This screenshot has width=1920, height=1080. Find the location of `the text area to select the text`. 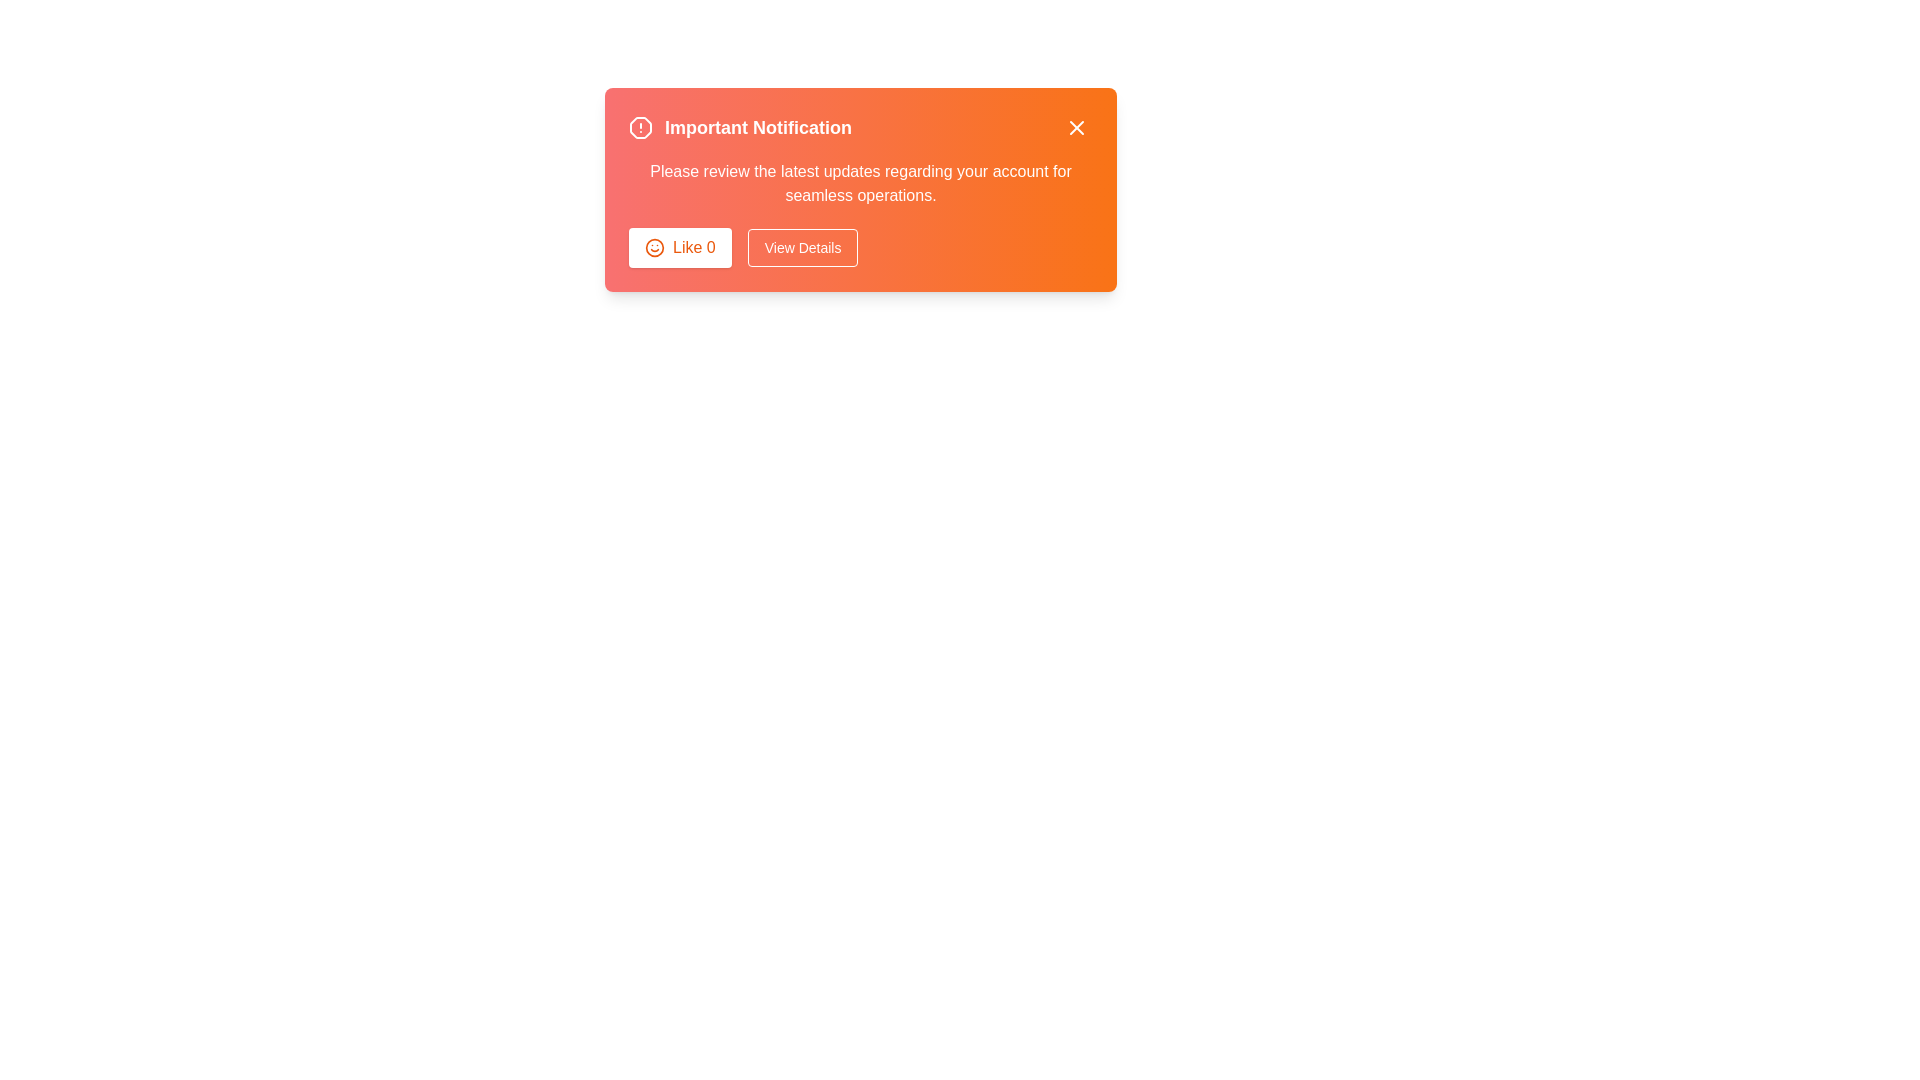

the text area to select the text is located at coordinates (860, 184).